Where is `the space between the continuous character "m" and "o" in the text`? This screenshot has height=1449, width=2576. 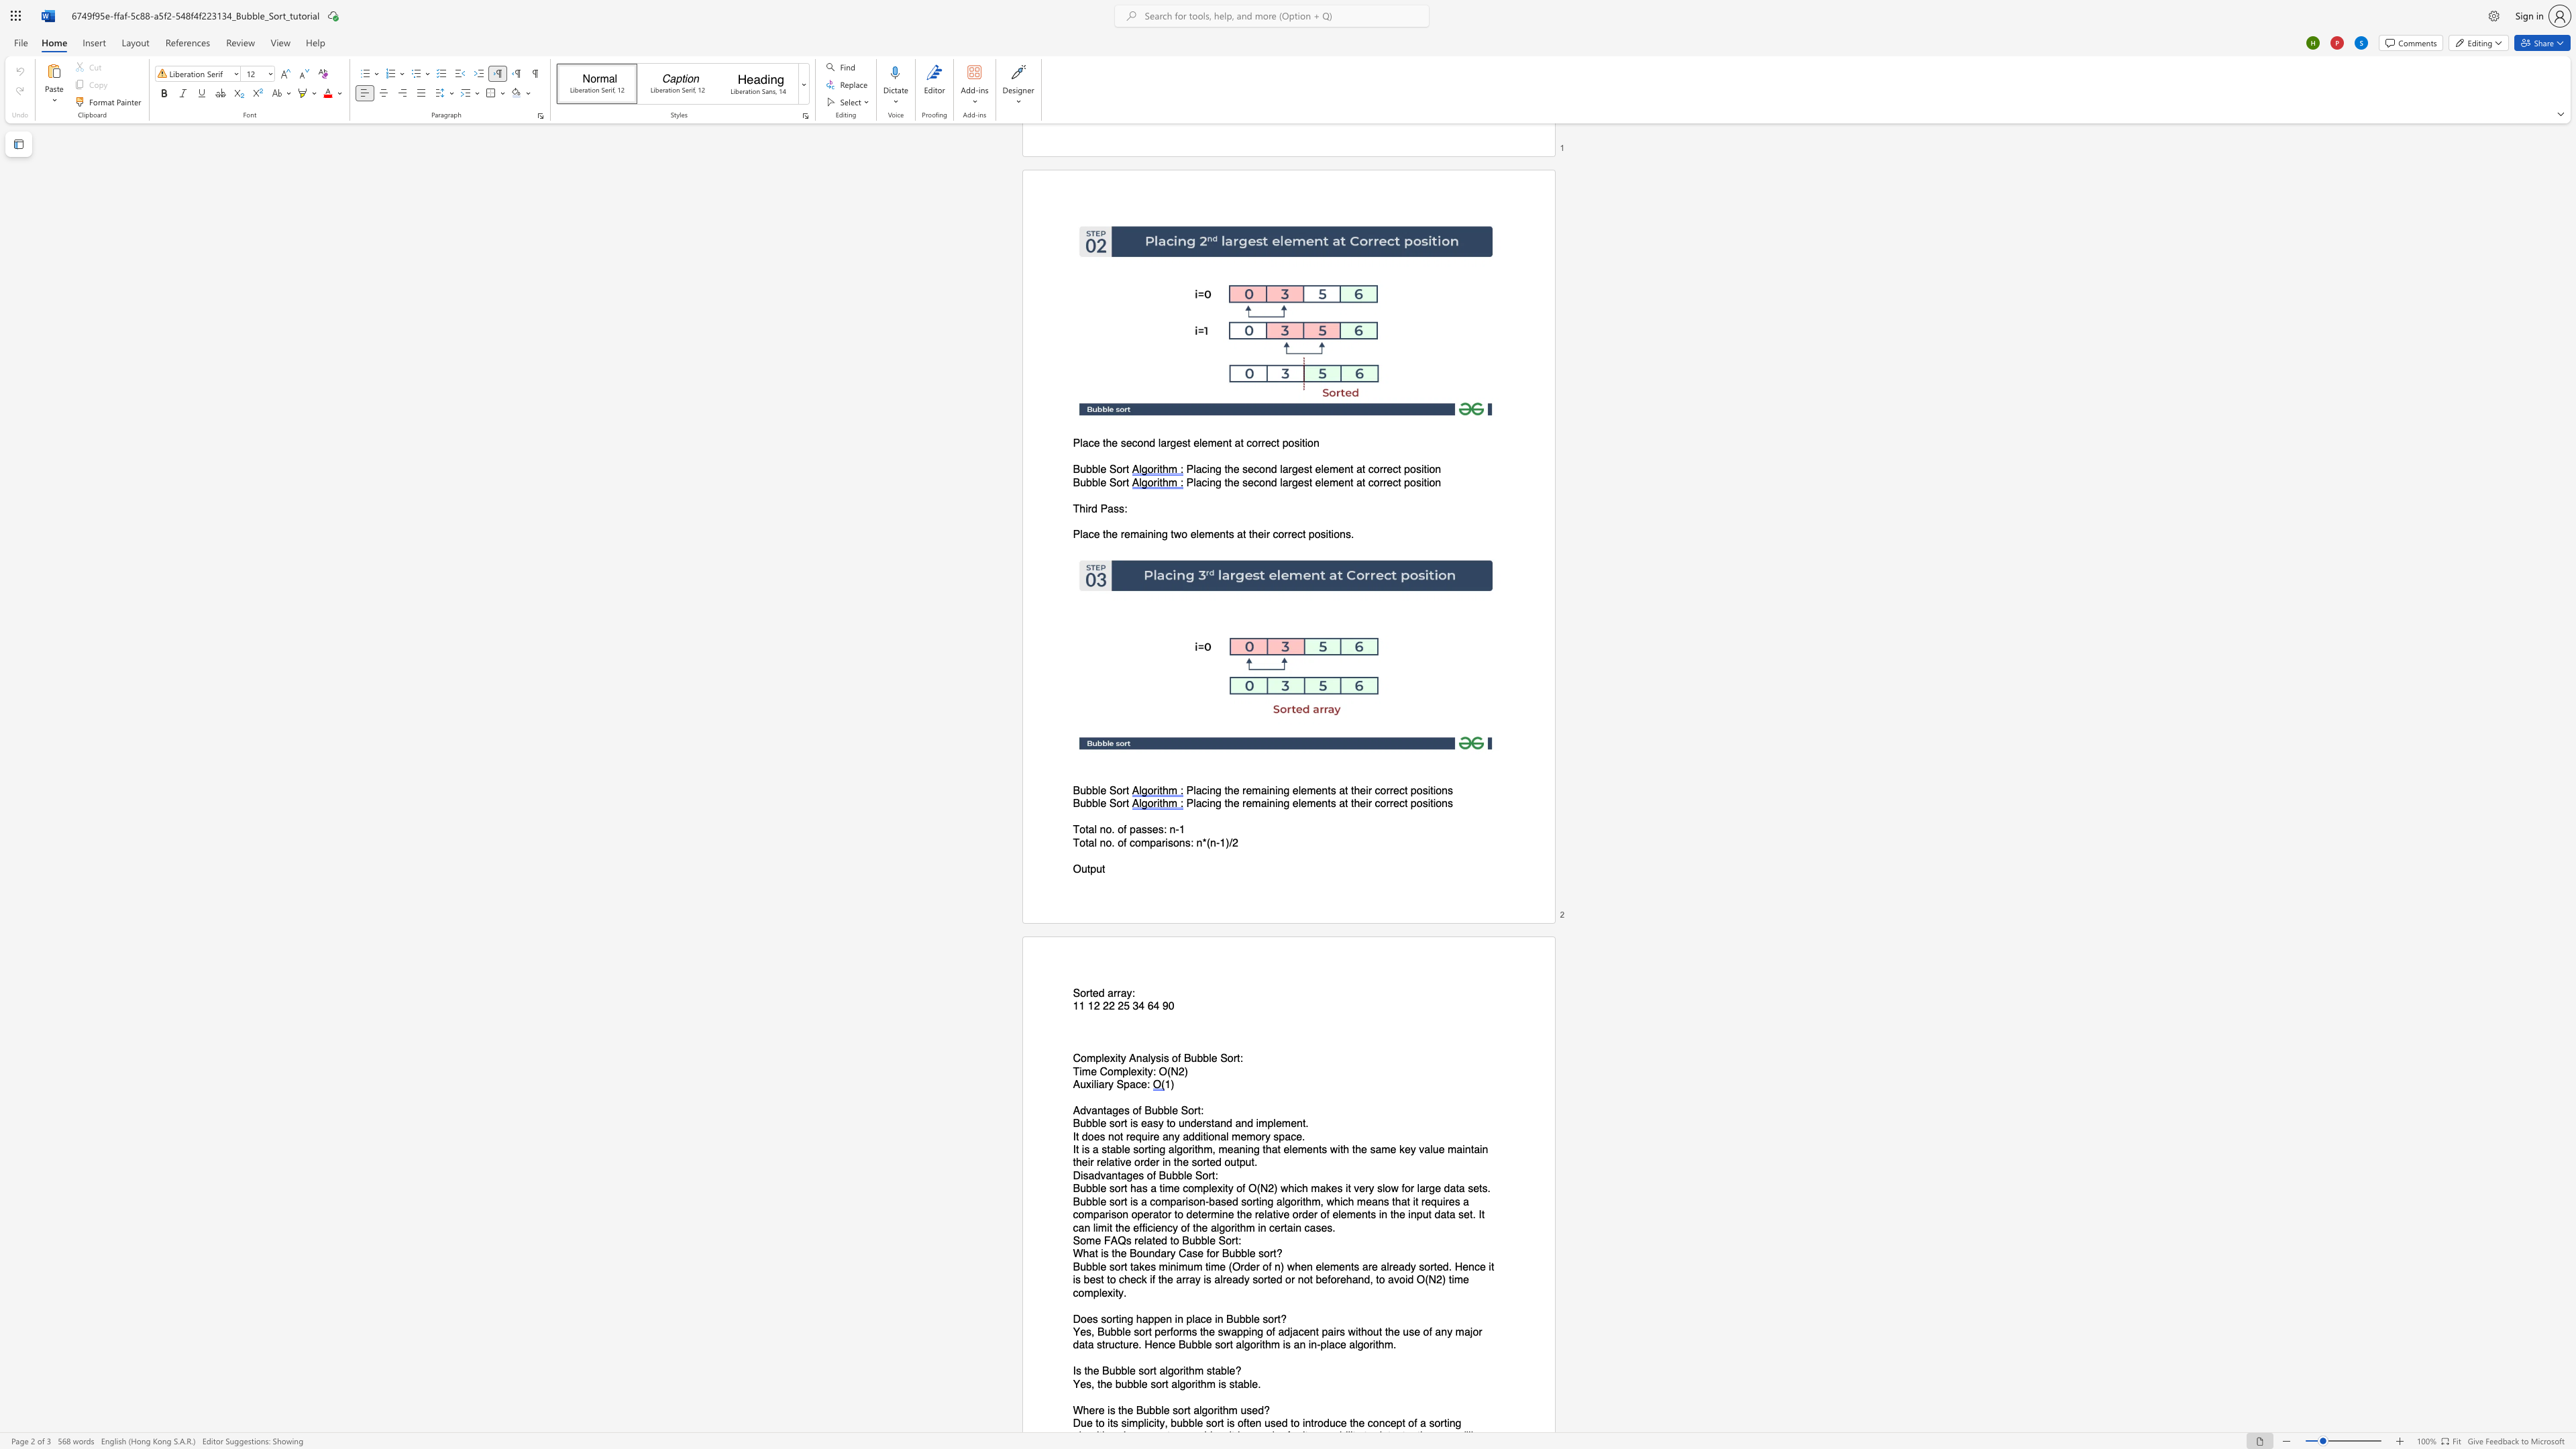 the space between the continuous character "m" and "o" in the text is located at coordinates (1253, 1136).